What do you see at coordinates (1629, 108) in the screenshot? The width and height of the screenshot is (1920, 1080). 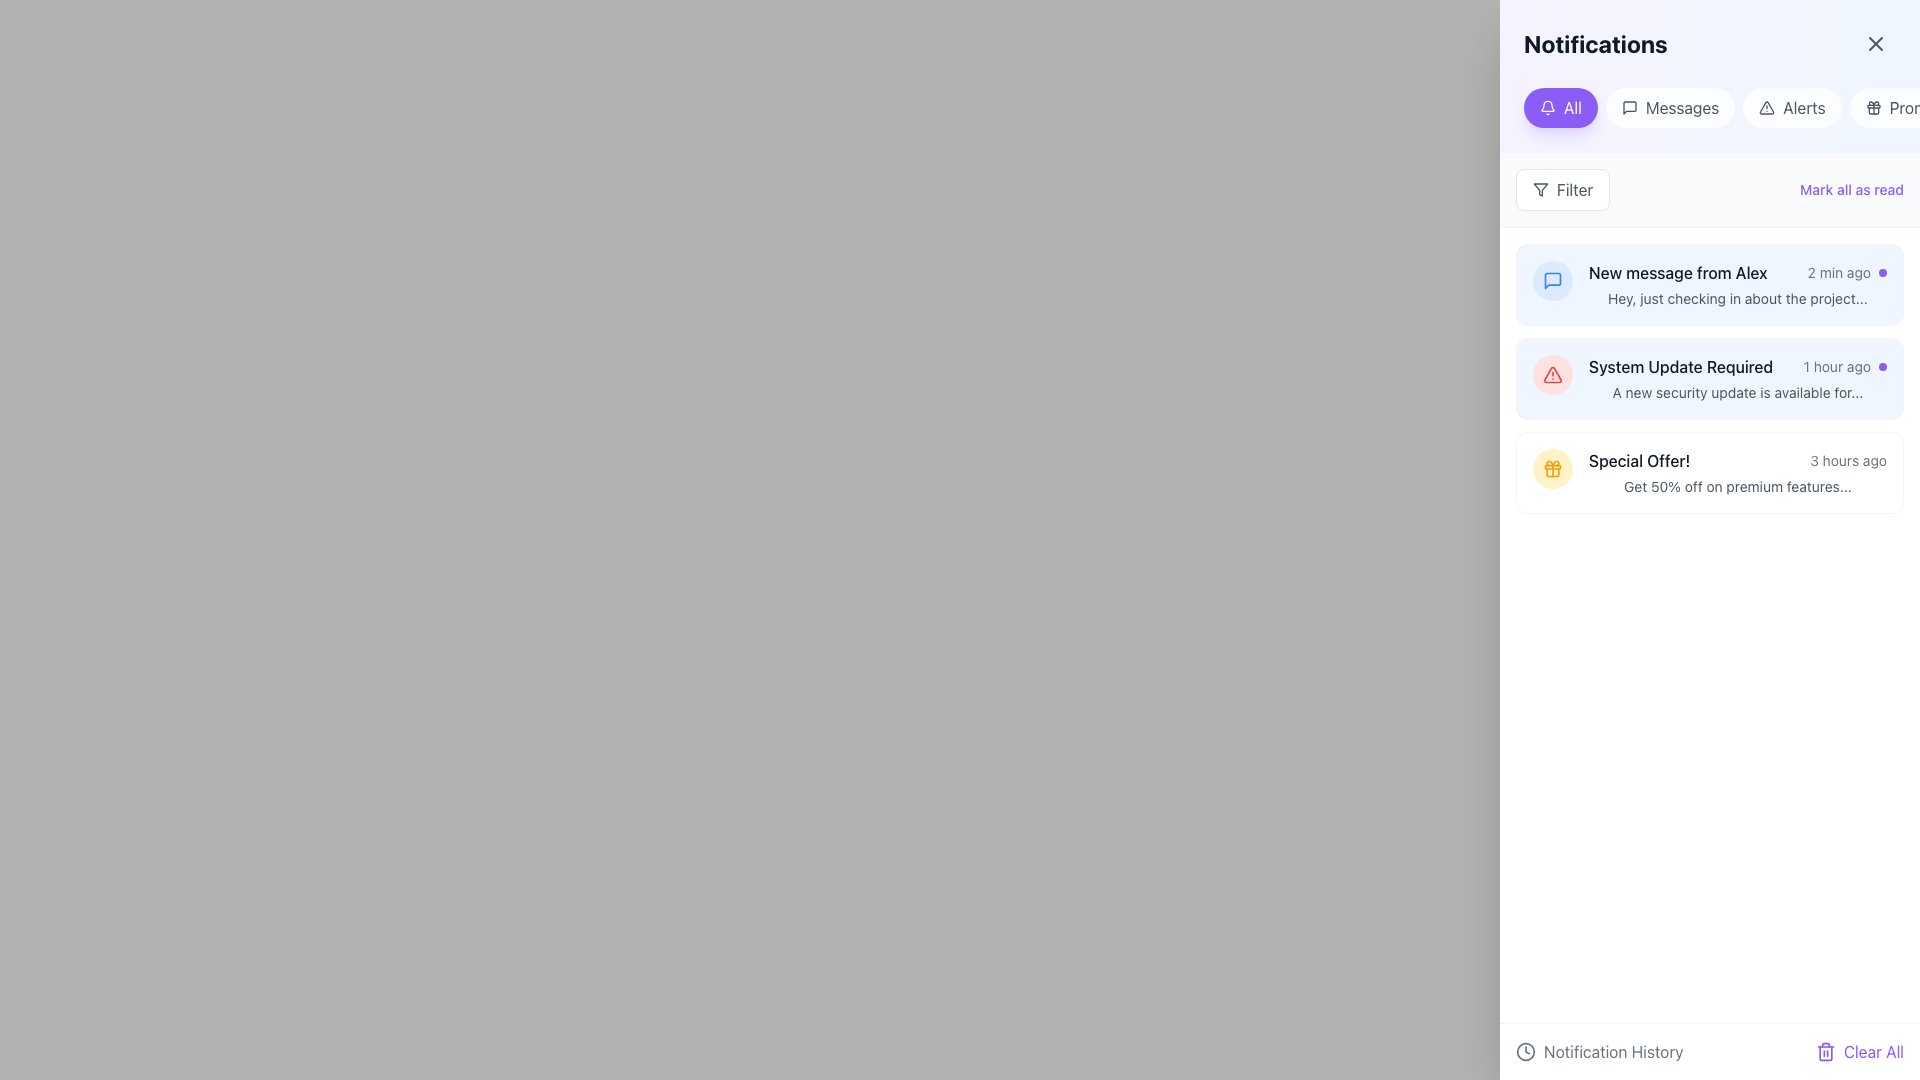 I see `the 'Messages' icon in the notification panel` at bounding box center [1629, 108].